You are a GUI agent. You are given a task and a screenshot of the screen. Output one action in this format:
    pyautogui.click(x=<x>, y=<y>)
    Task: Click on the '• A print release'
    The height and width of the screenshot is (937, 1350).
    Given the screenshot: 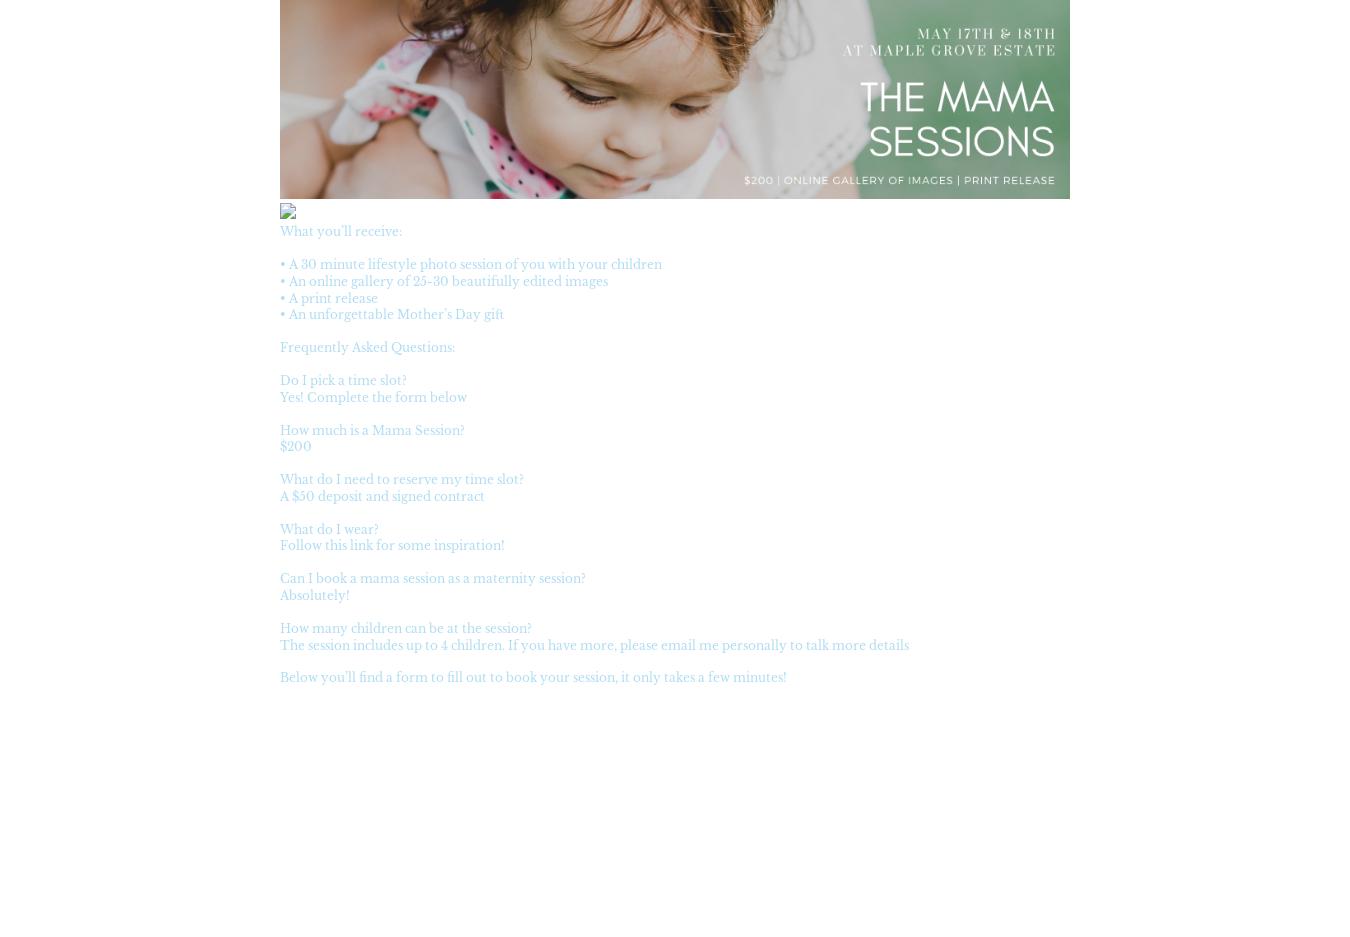 What is the action you would take?
    pyautogui.click(x=327, y=296)
    